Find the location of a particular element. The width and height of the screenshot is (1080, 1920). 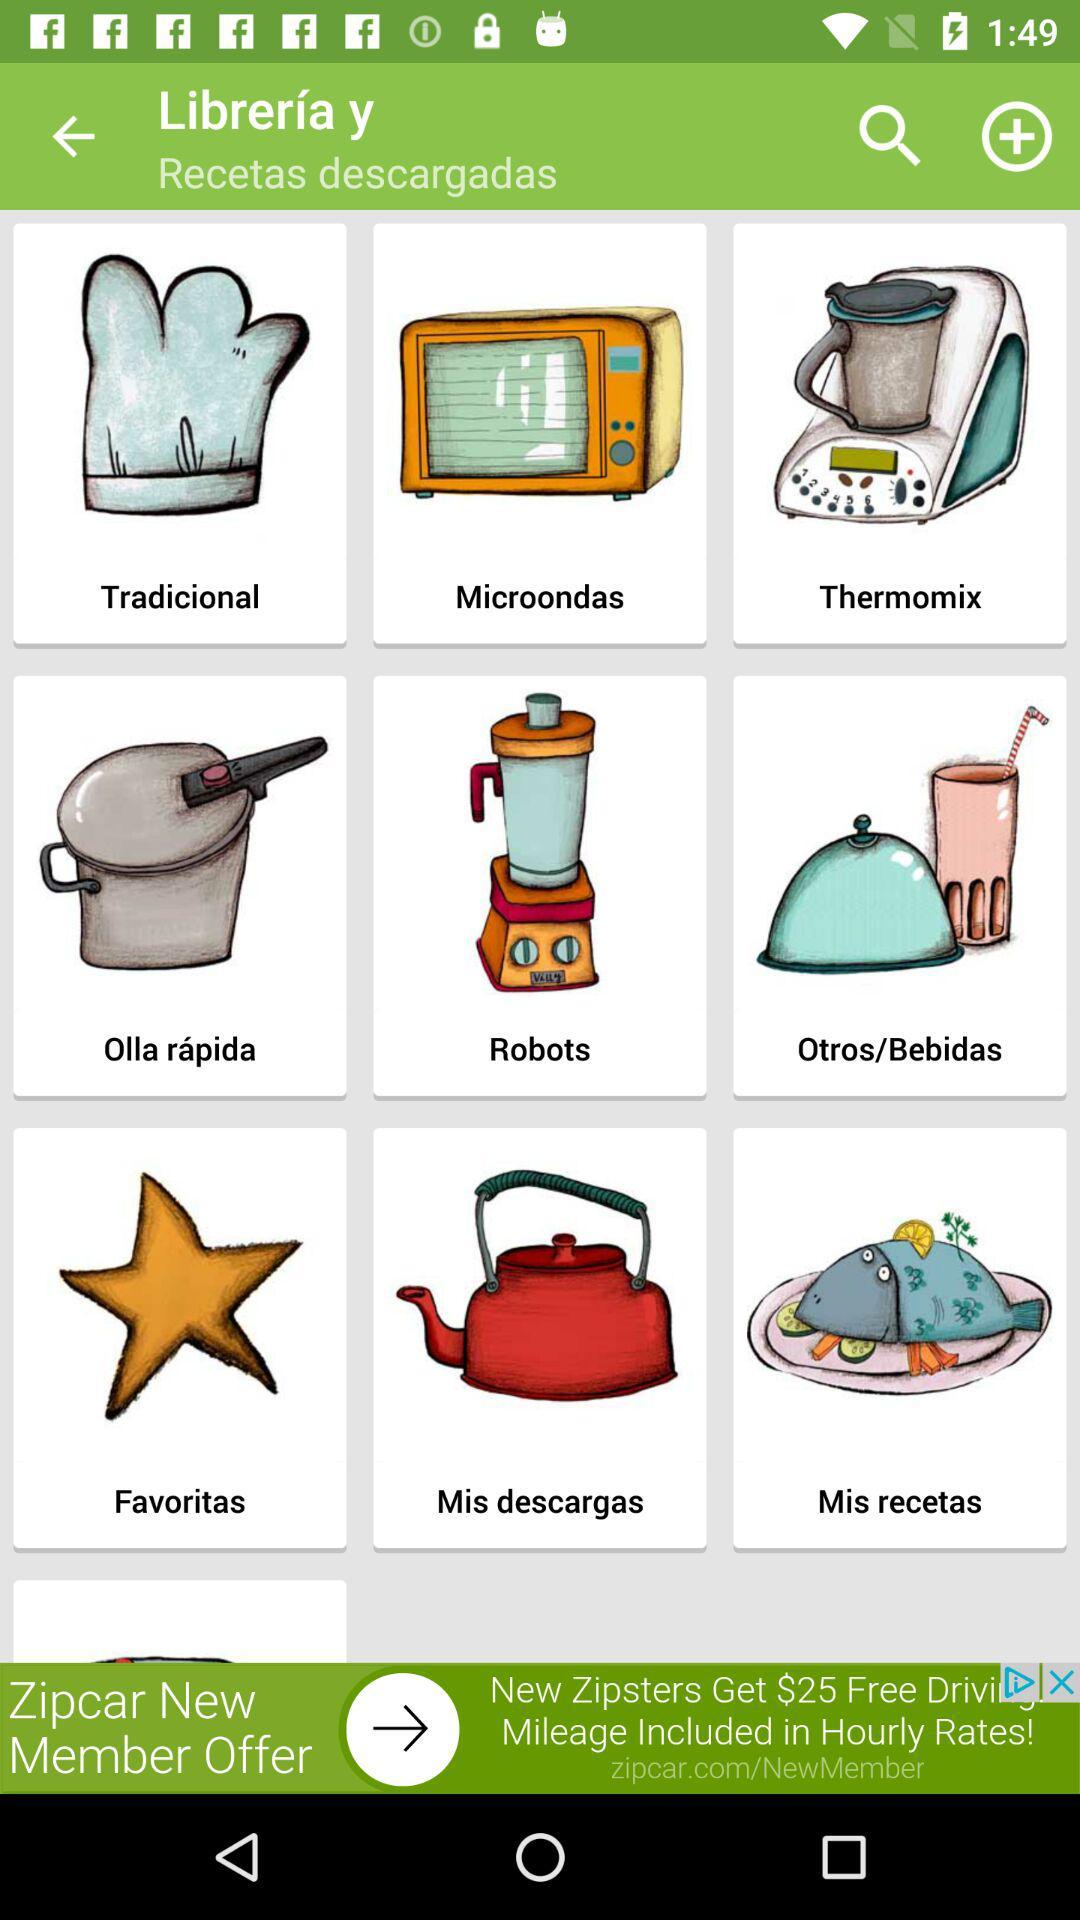

make advertisement is located at coordinates (540, 1727).